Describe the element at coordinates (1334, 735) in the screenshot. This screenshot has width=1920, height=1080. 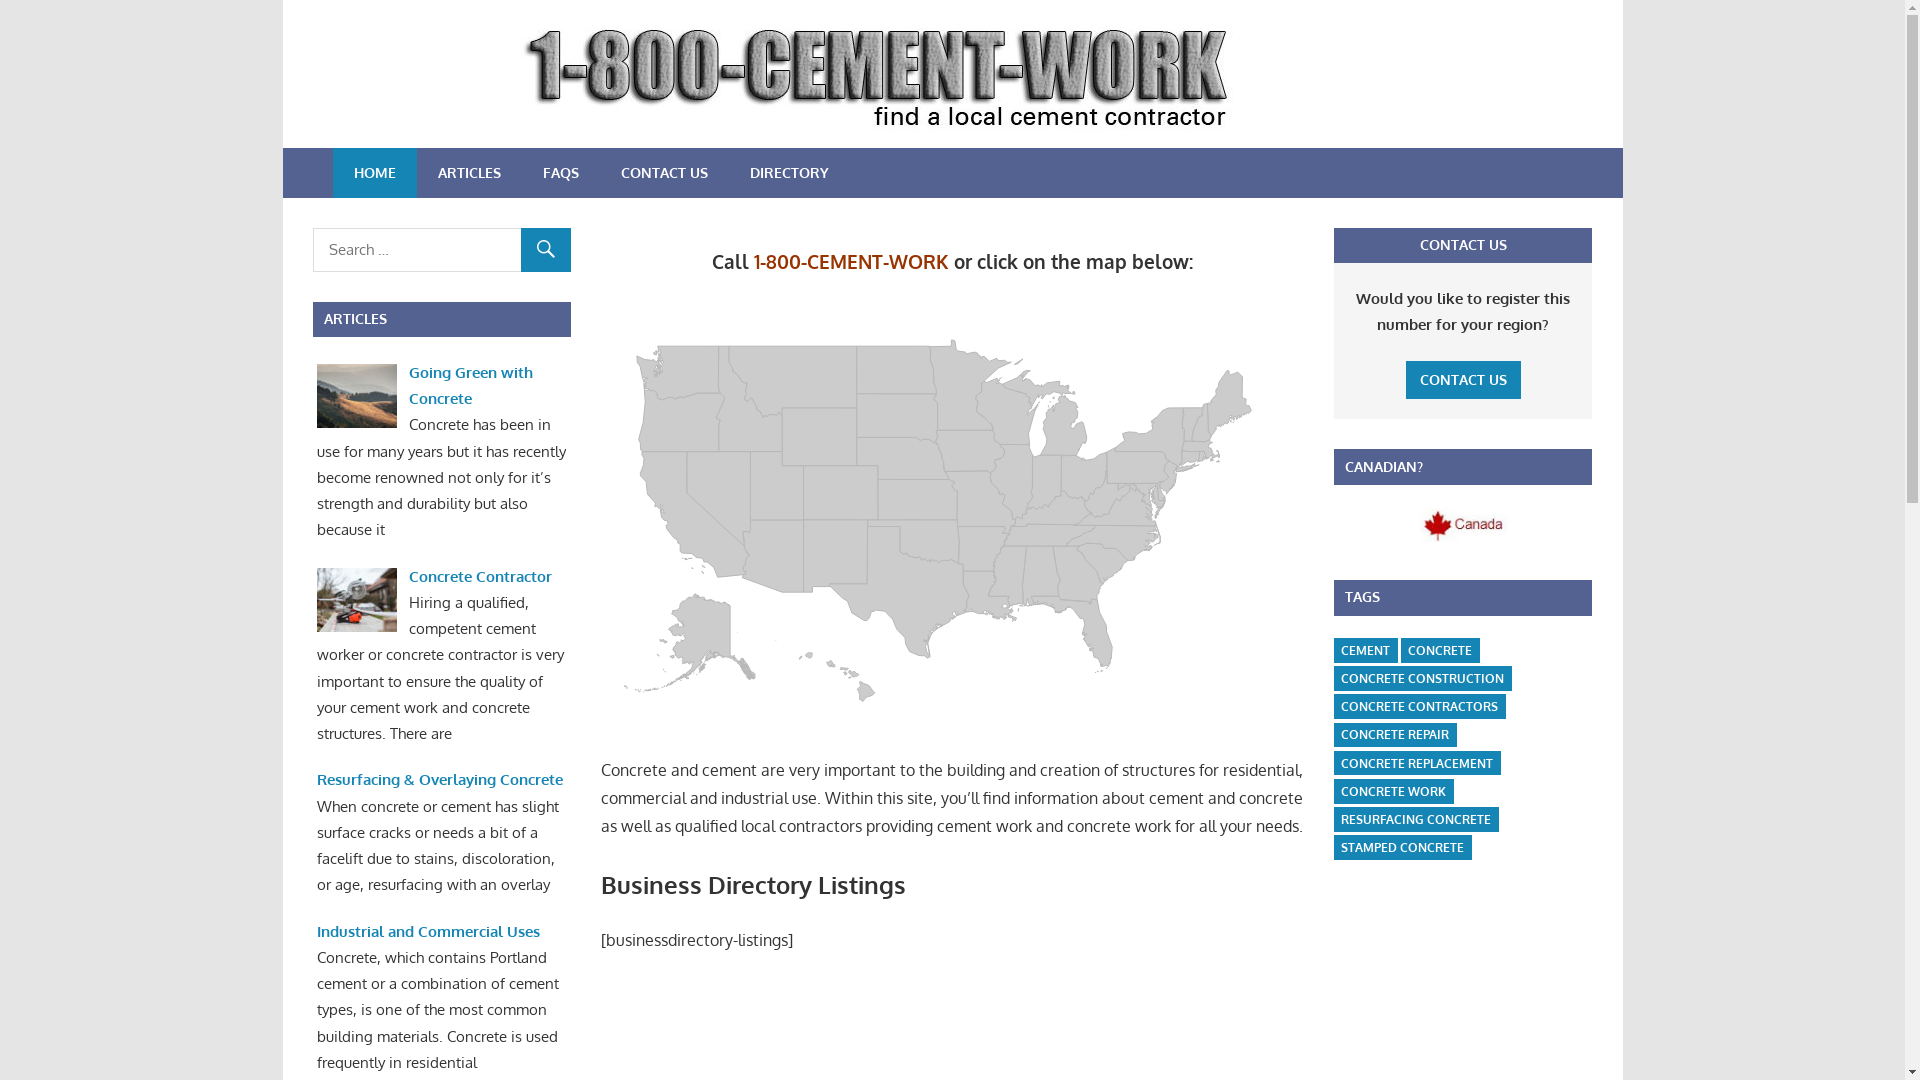
I see `'CONCRETE REPAIR'` at that location.